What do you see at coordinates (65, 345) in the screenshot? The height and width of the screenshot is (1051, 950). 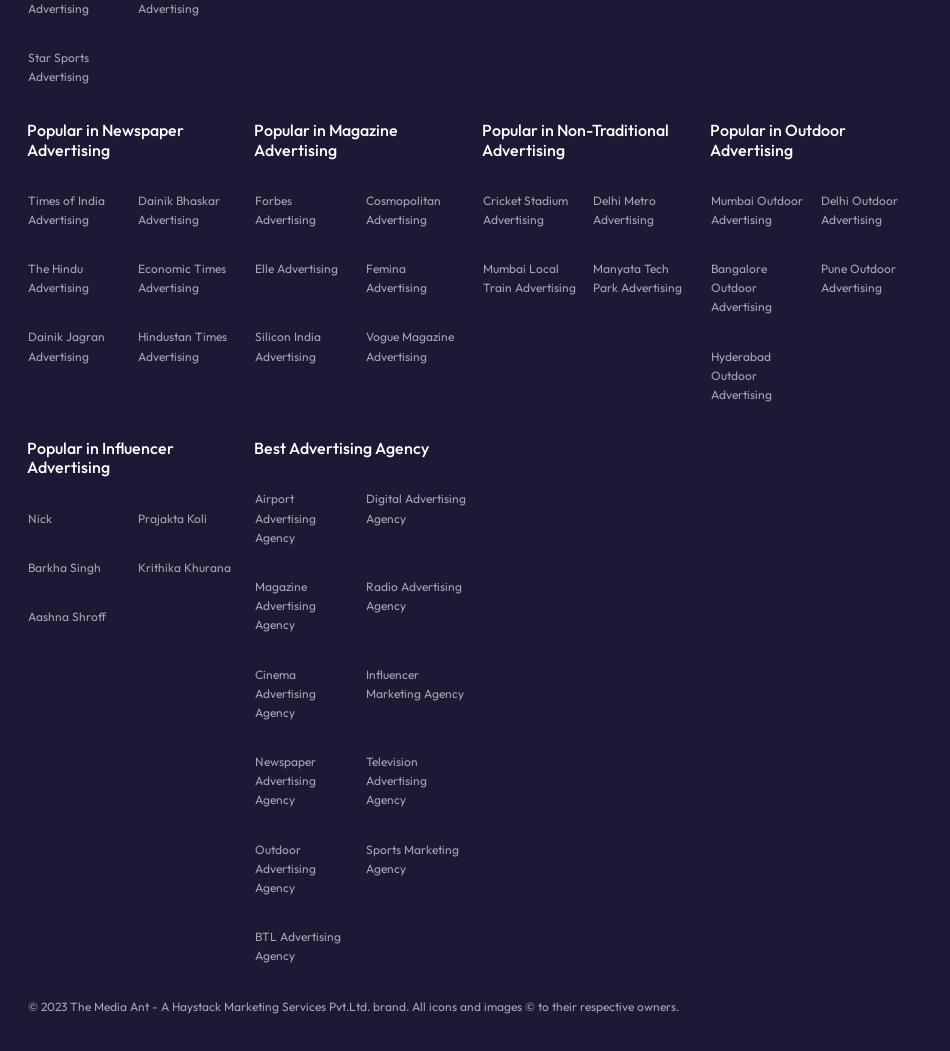 I see `'Dainik Jagran Advertising'` at bounding box center [65, 345].